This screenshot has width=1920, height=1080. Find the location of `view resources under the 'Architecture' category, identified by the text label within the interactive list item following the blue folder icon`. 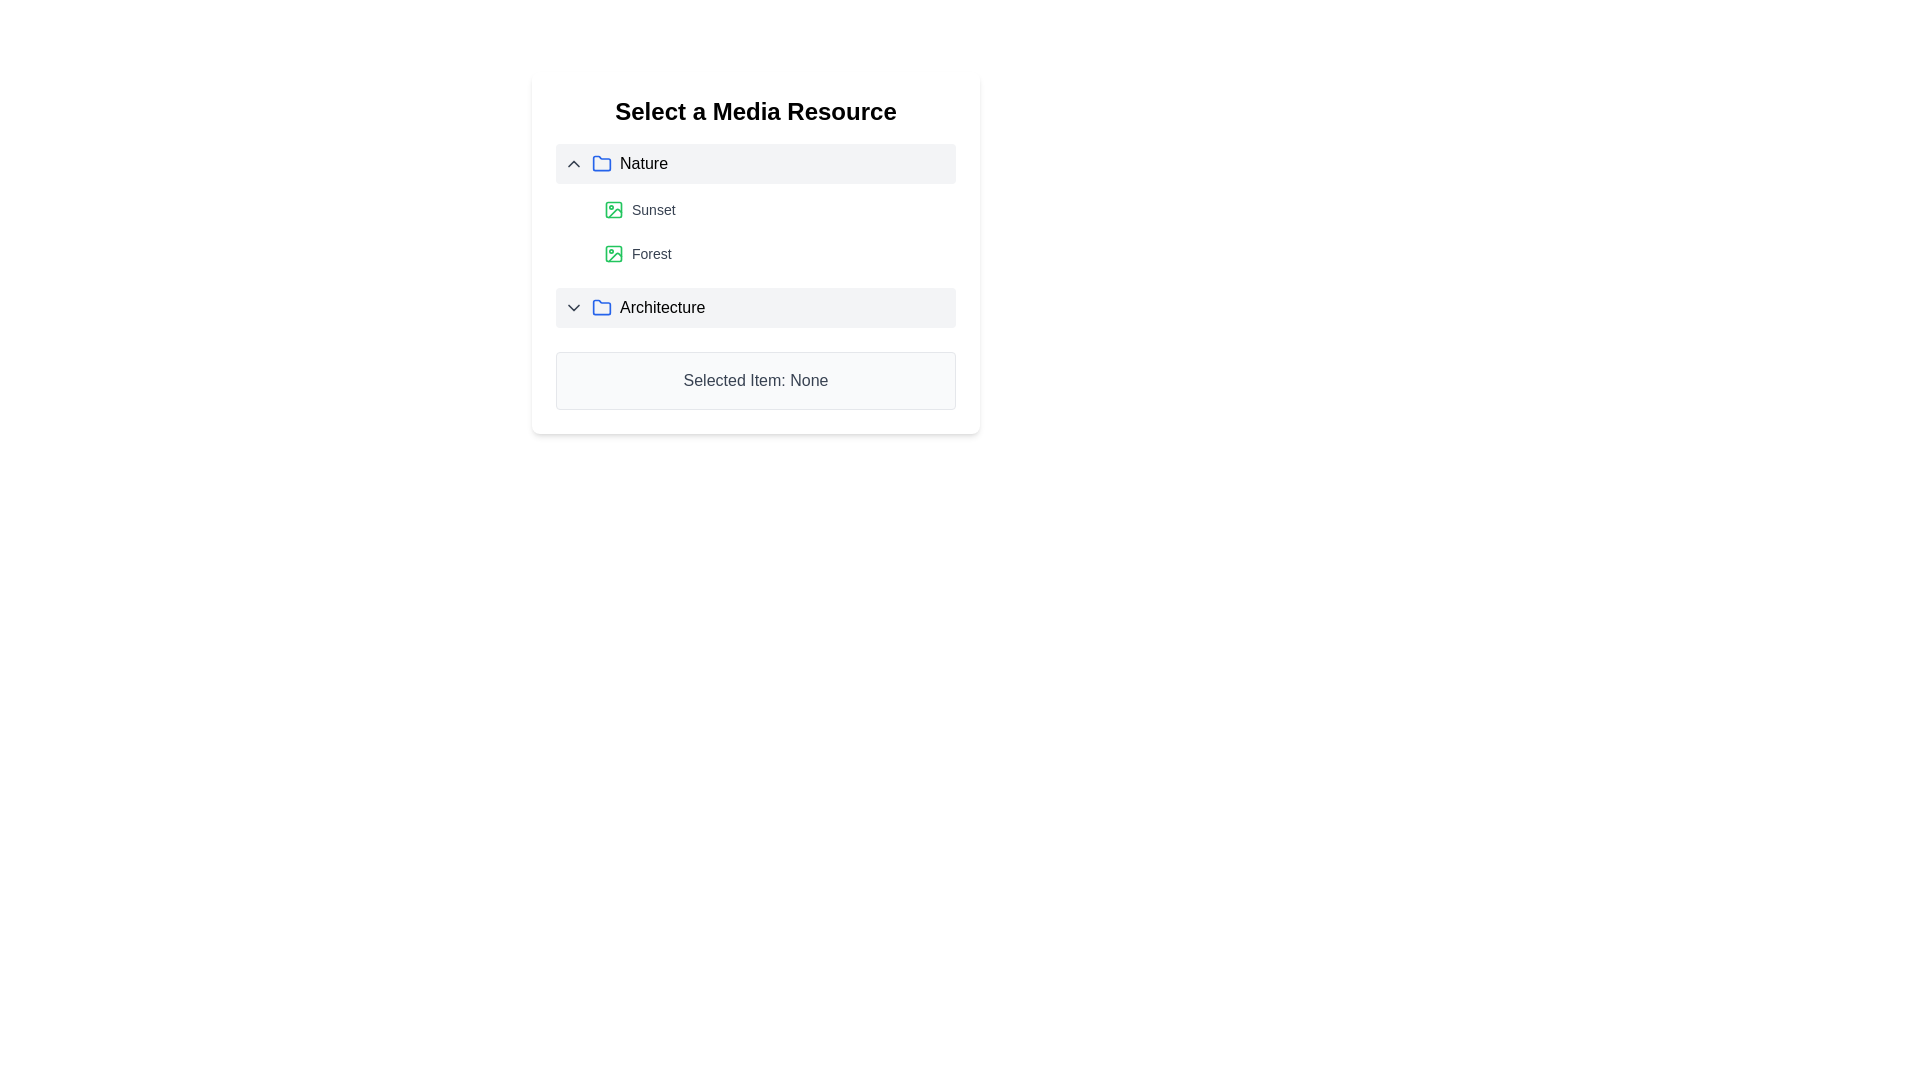

view resources under the 'Architecture' category, identified by the text label within the interactive list item following the blue folder icon is located at coordinates (662, 308).